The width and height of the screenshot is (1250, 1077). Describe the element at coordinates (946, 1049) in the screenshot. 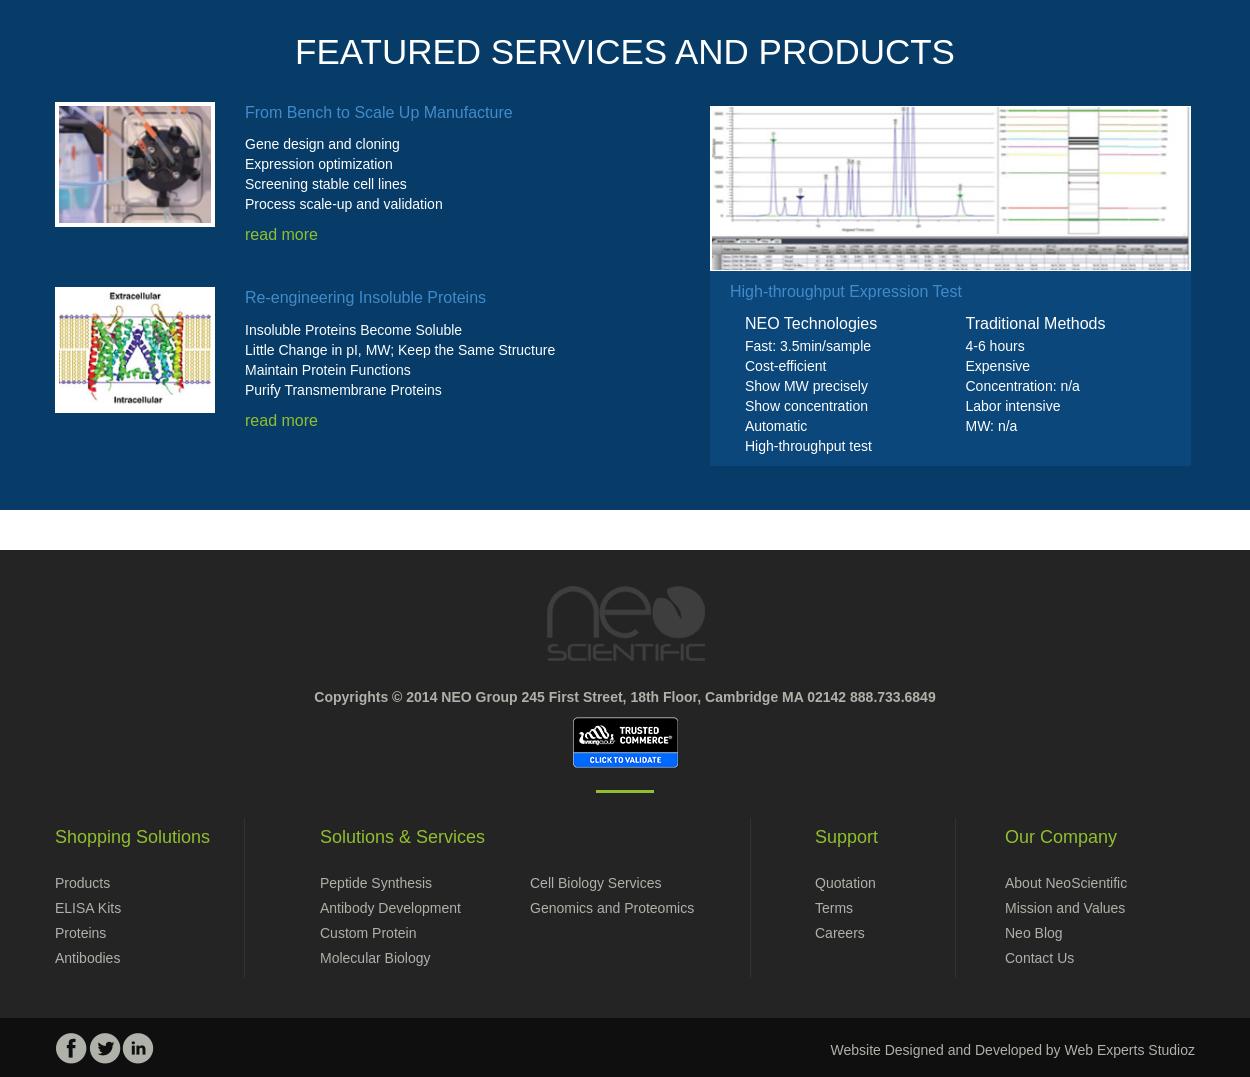

I see `'Website Designed and Developed by'` at that location.